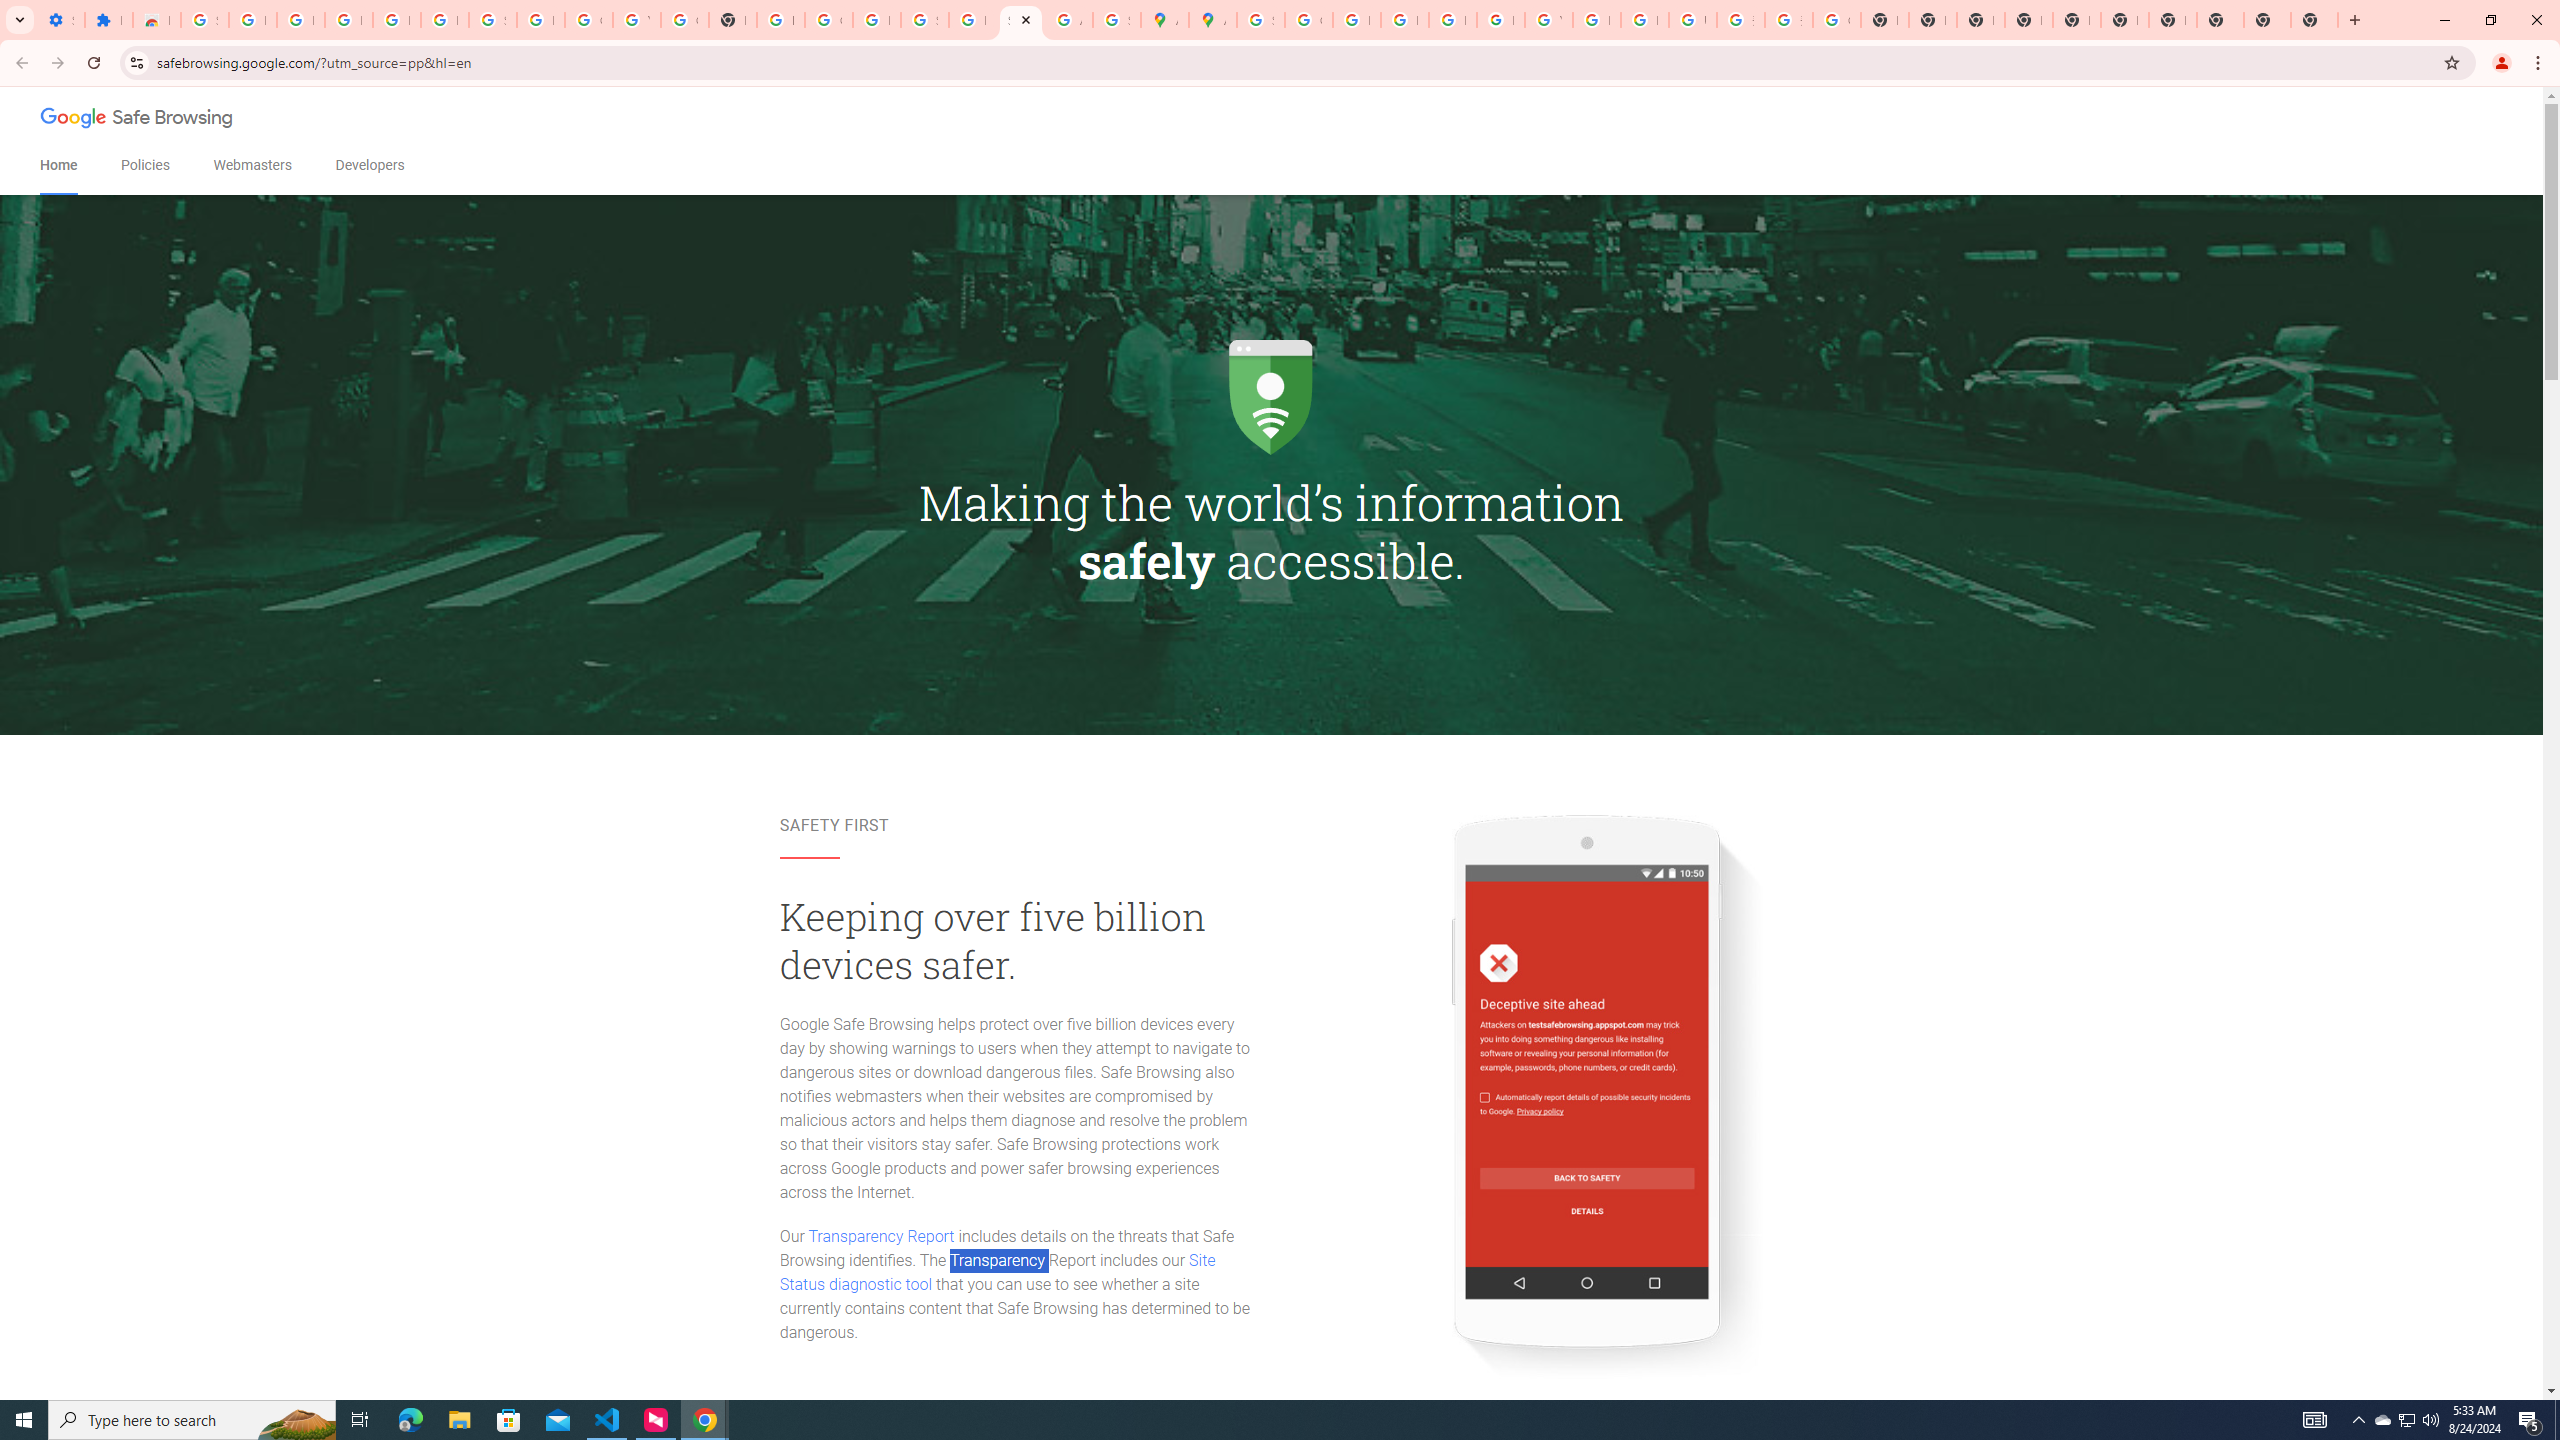 Image resolution: width=2560 pixels, height=1440 pixels. Describe the element at coordinates (347, 19) in the screenshot. I see `'Delete photos & videos - Computer - Google Photos Help'` at that location.